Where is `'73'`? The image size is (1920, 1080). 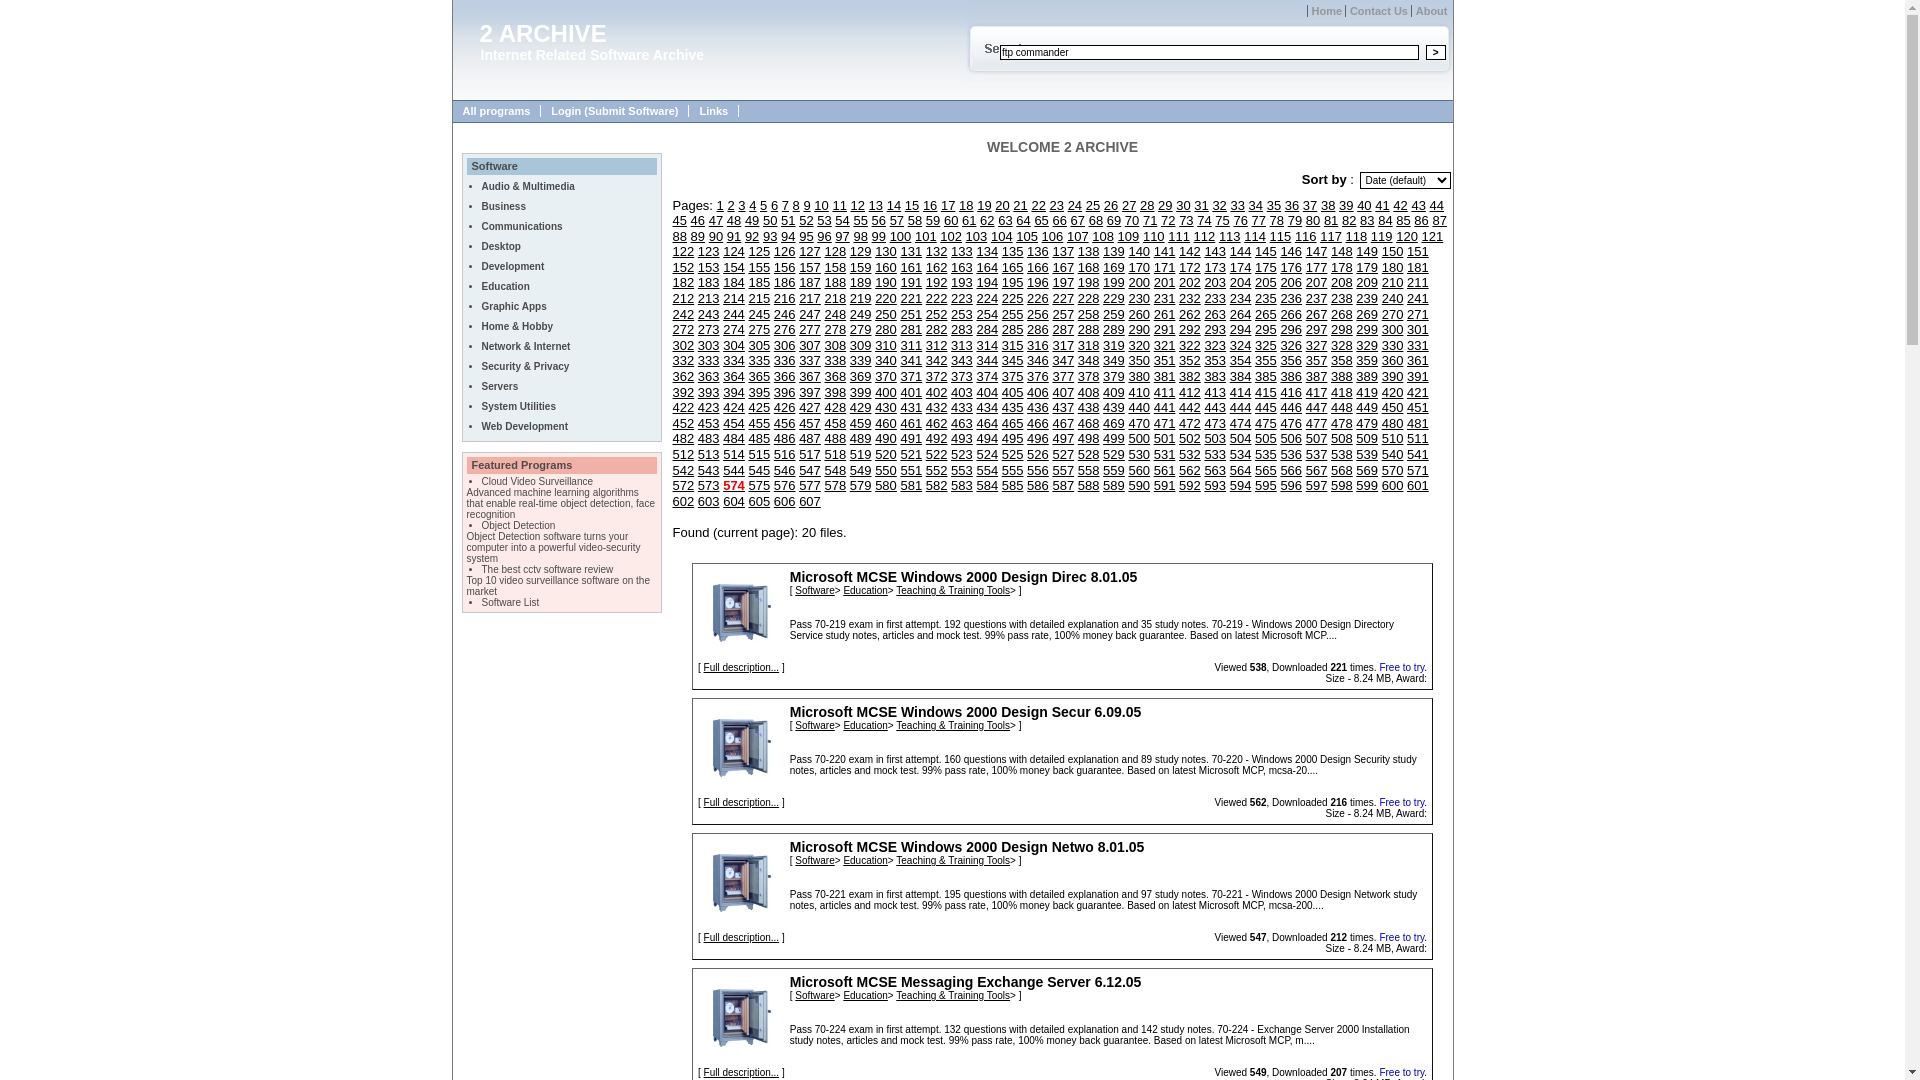
'73' is located at coordinates (1185, 220).